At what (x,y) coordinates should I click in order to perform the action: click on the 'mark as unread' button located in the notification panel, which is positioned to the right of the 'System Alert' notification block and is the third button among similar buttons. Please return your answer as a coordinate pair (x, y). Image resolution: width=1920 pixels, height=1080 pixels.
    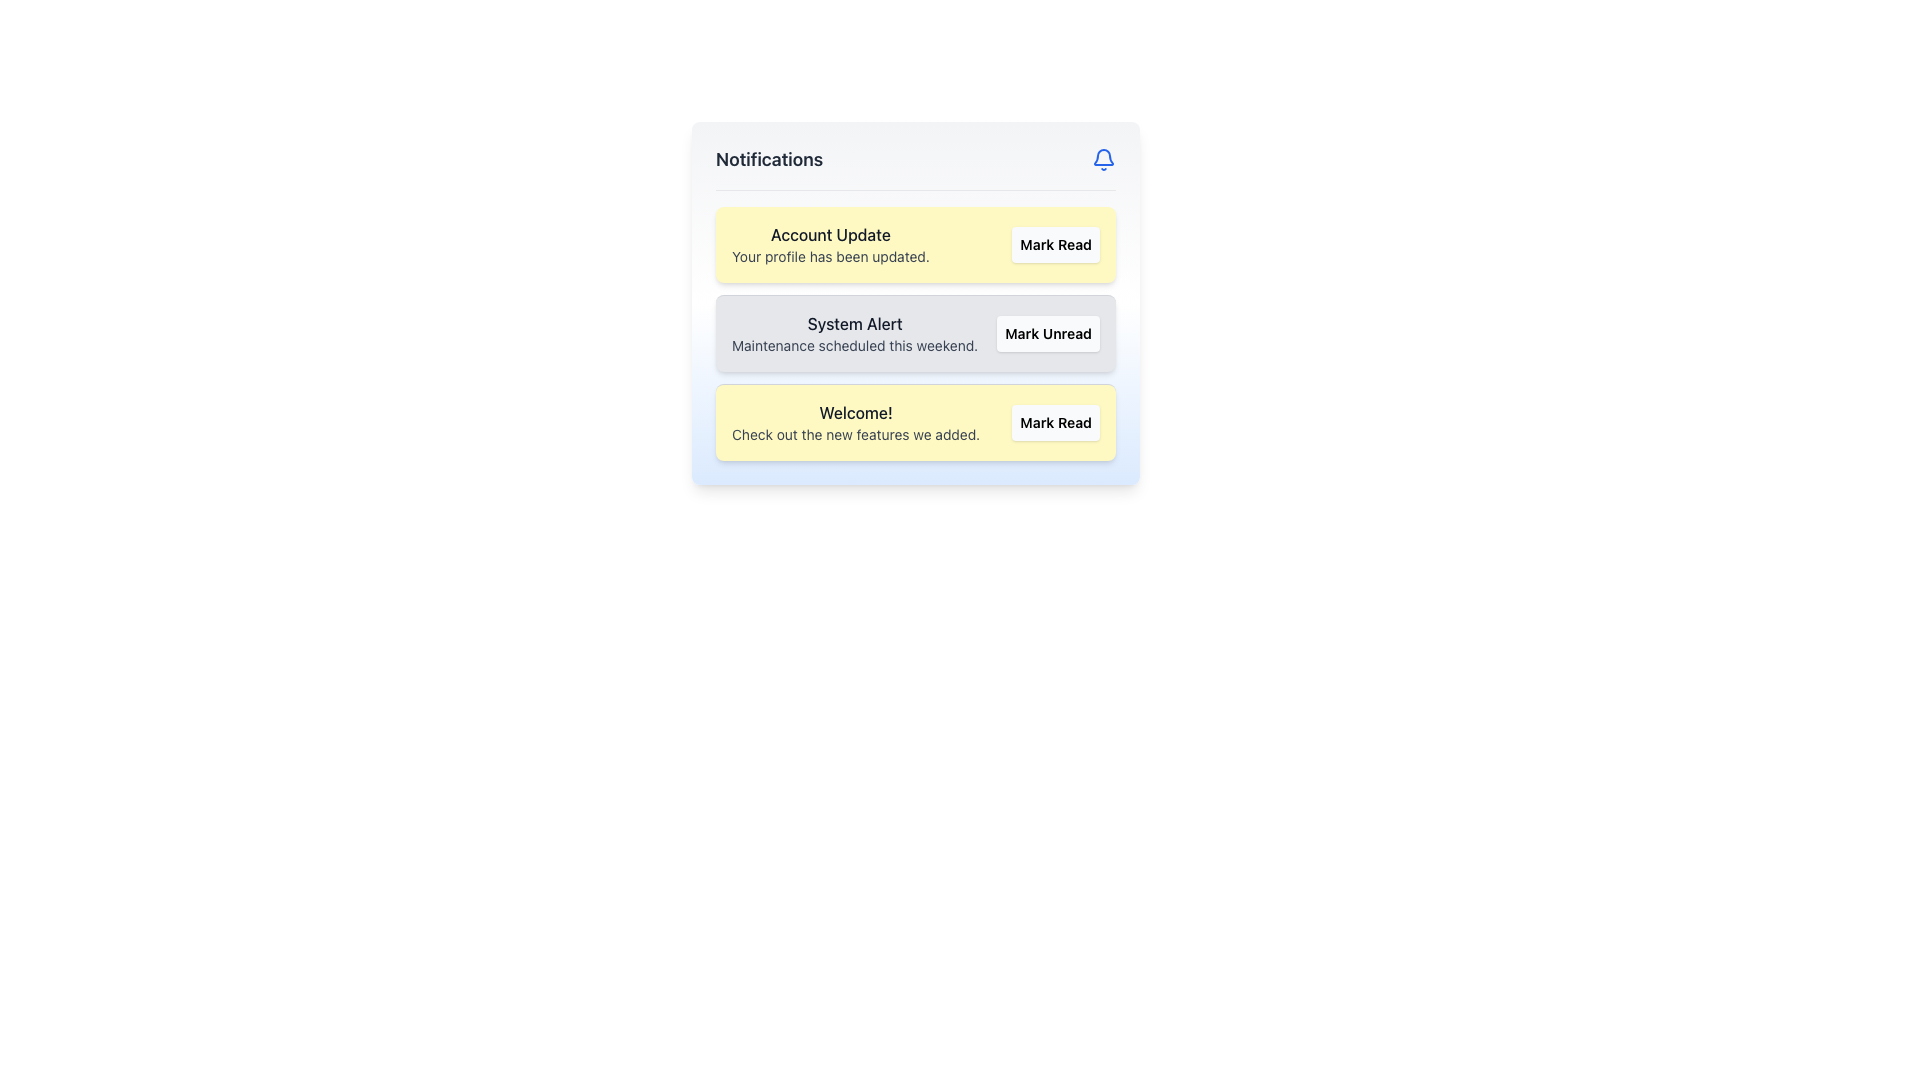
    Looking at the image, I should click on (1047, 333).